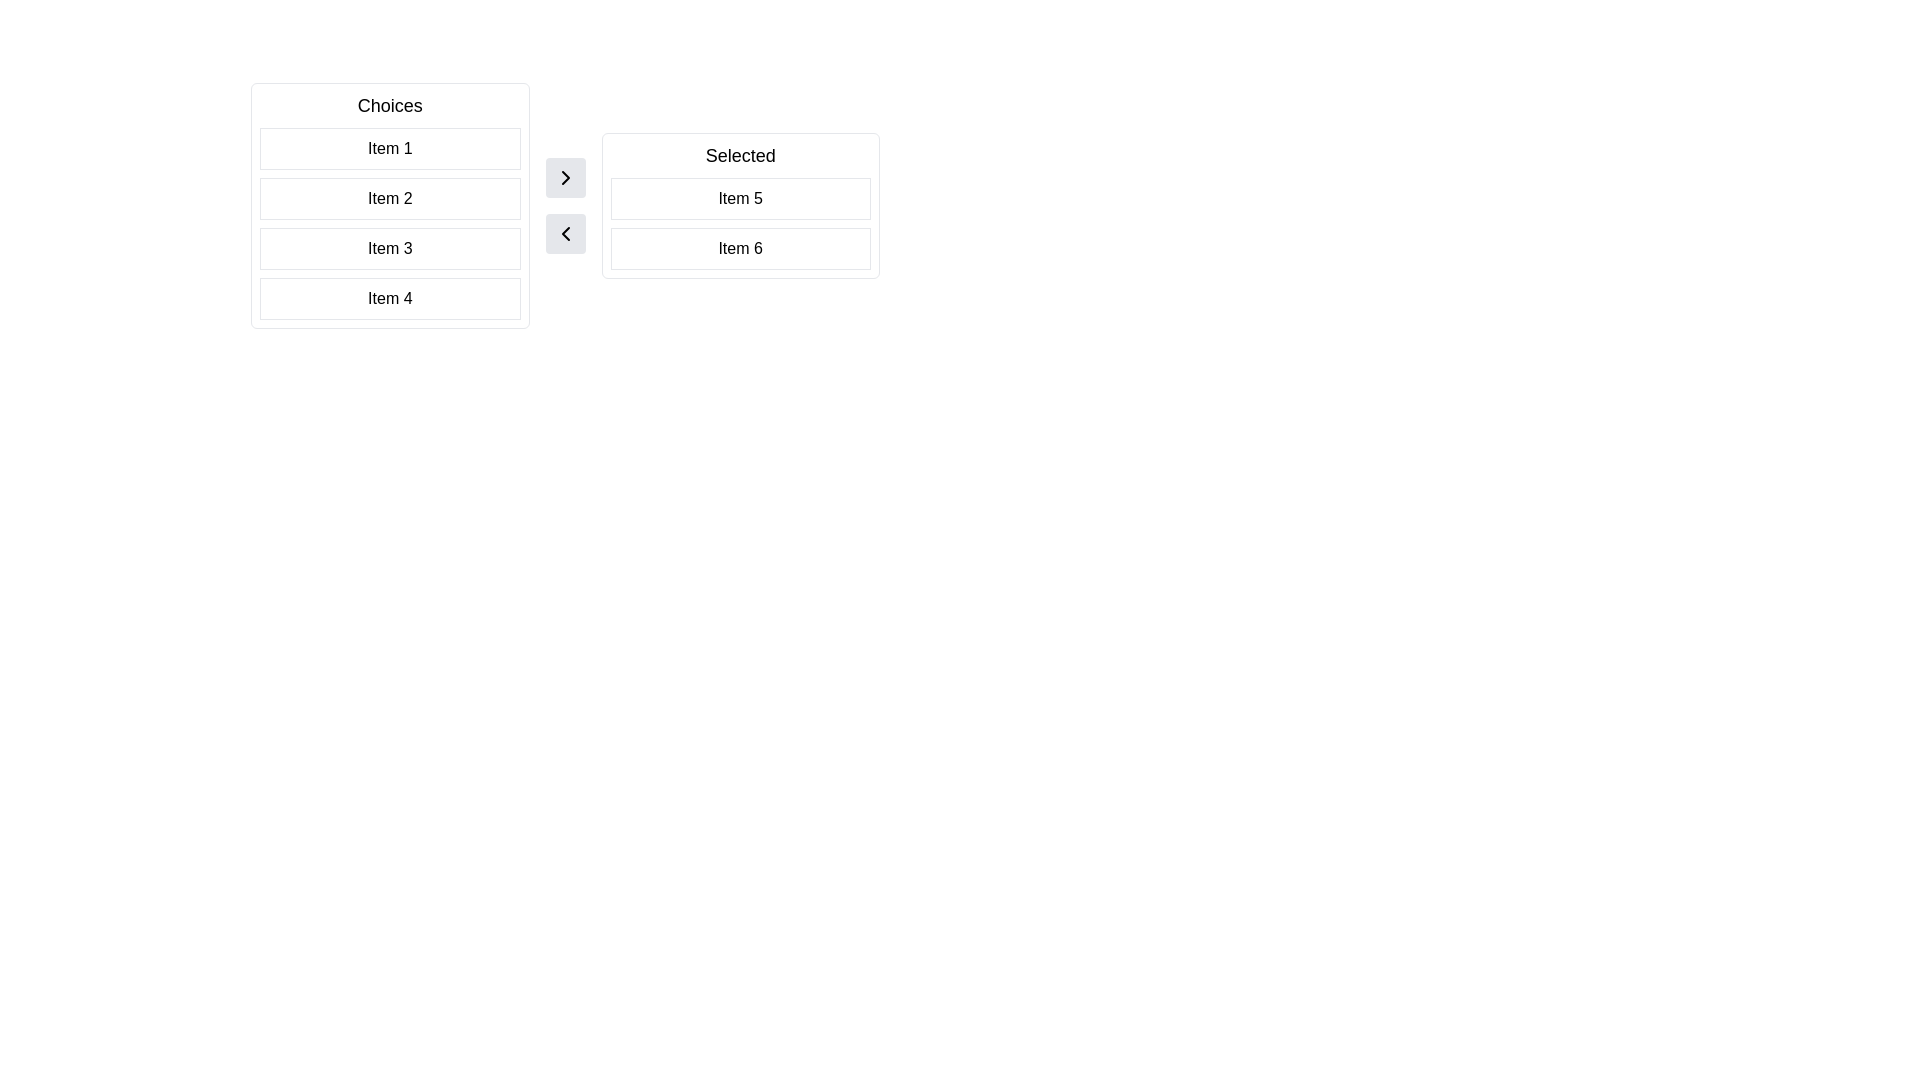  Describe the element at coordinates (739, 248) in the screenshot. I see `the static display box that indicates the selected item, located directly below 'Item 5' in the 'Selected' section` at that location.